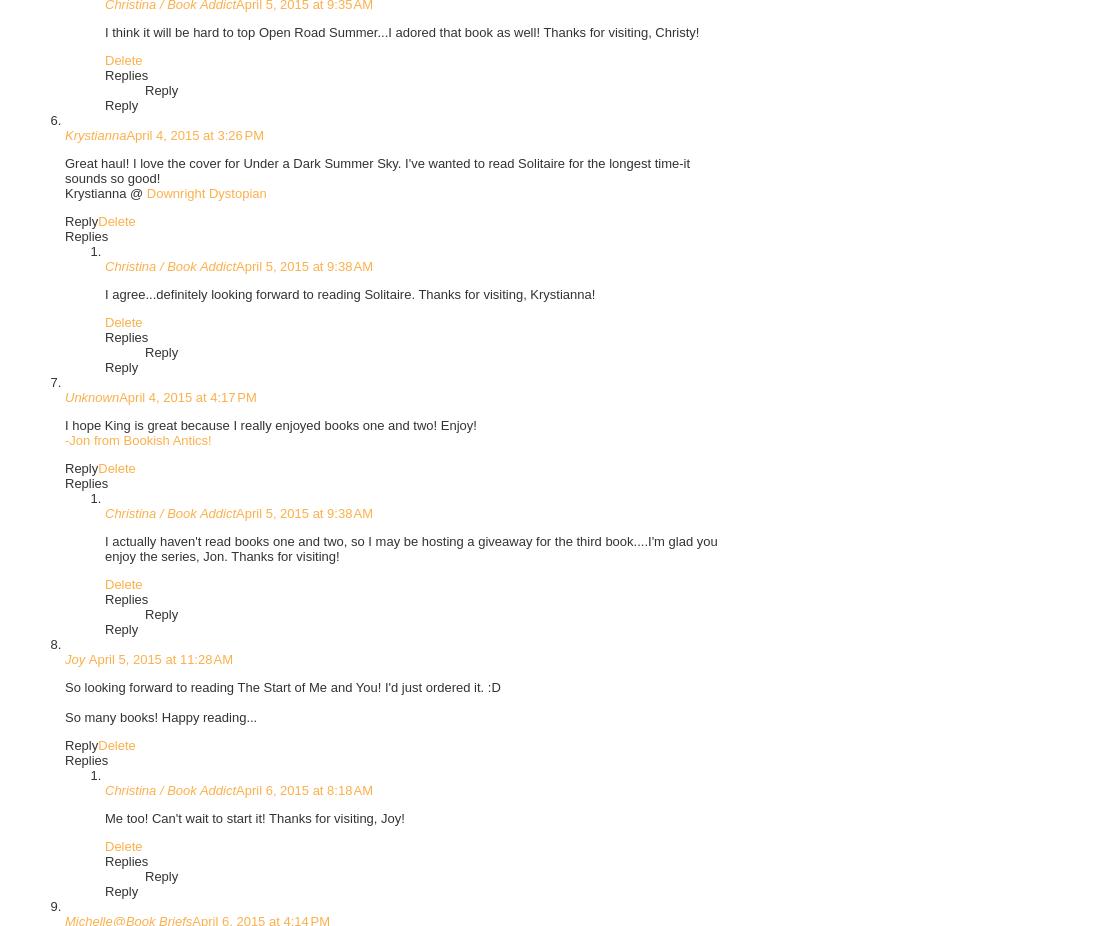  I want to click on '-Jon from Bookish Antics!', so click(64, 439).